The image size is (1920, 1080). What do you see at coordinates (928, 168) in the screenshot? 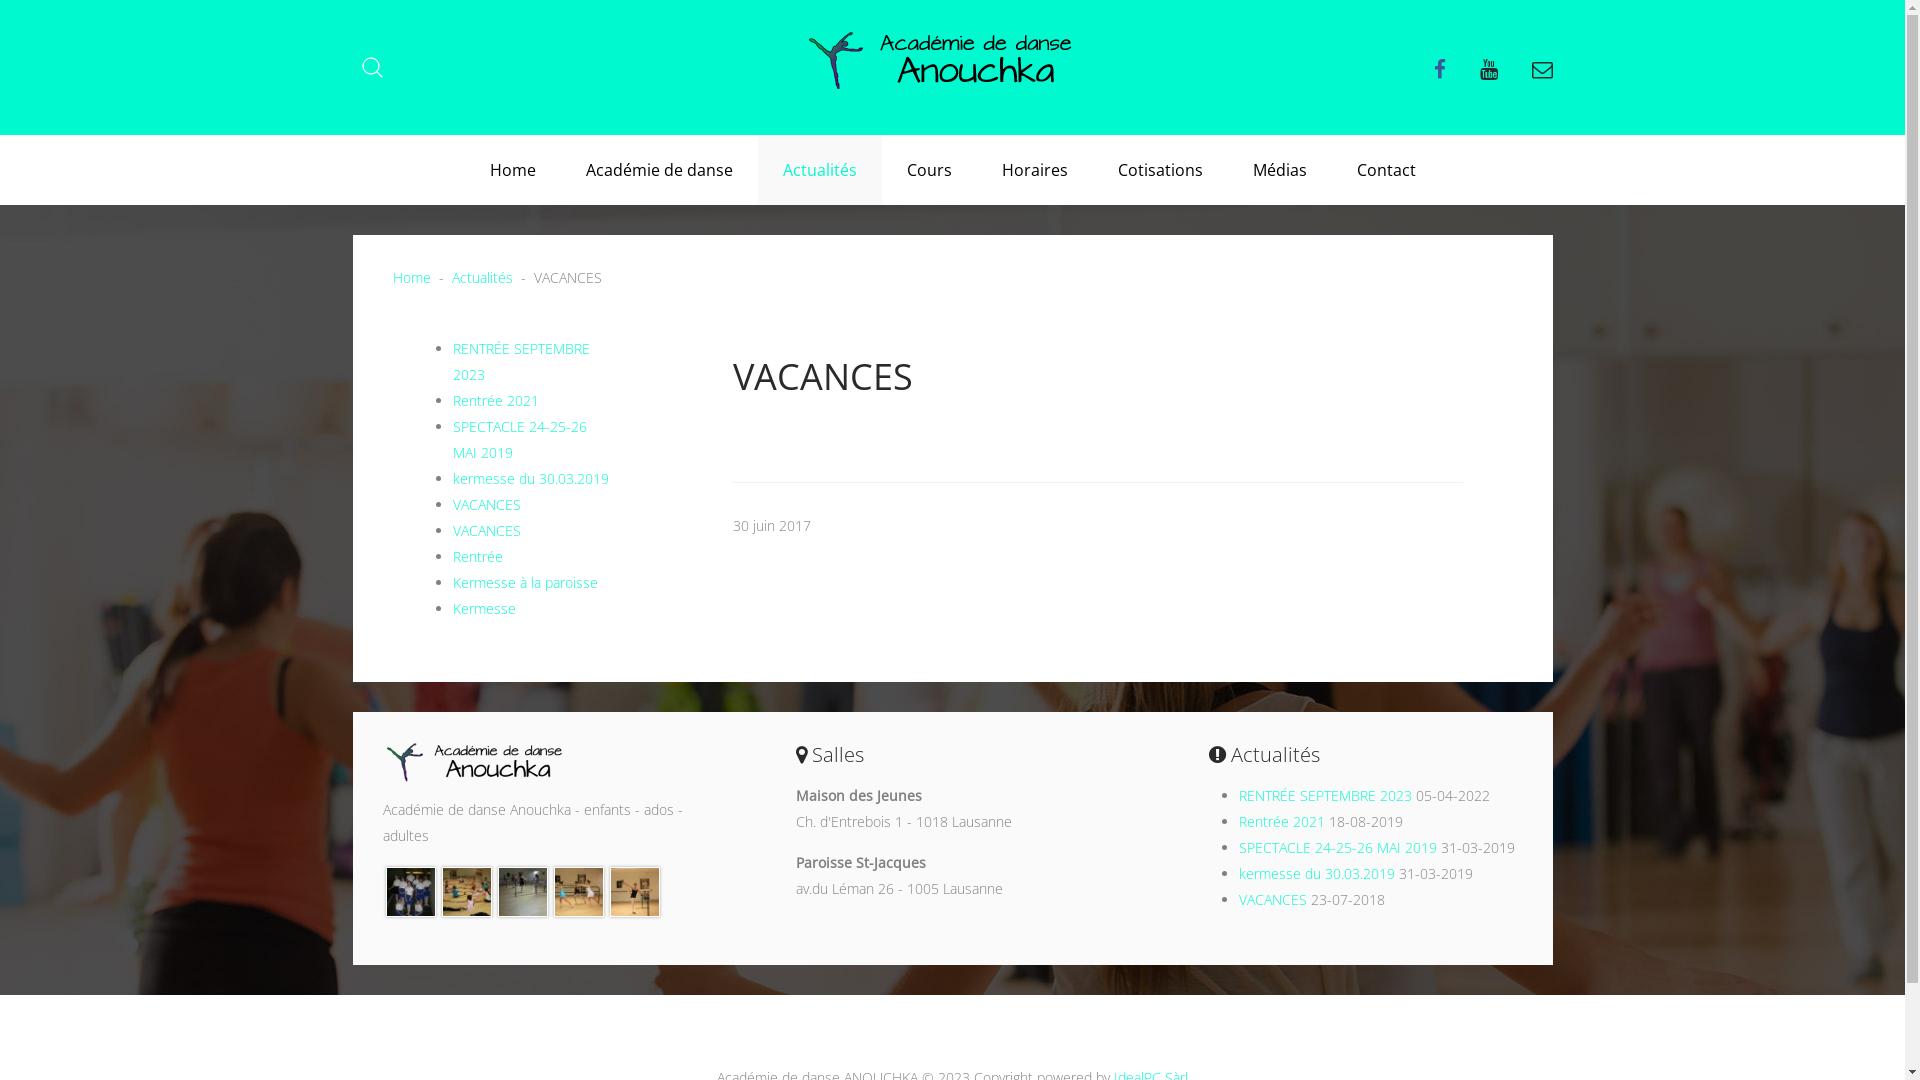
I see `'Cours'` at bounding box center [928, 168].